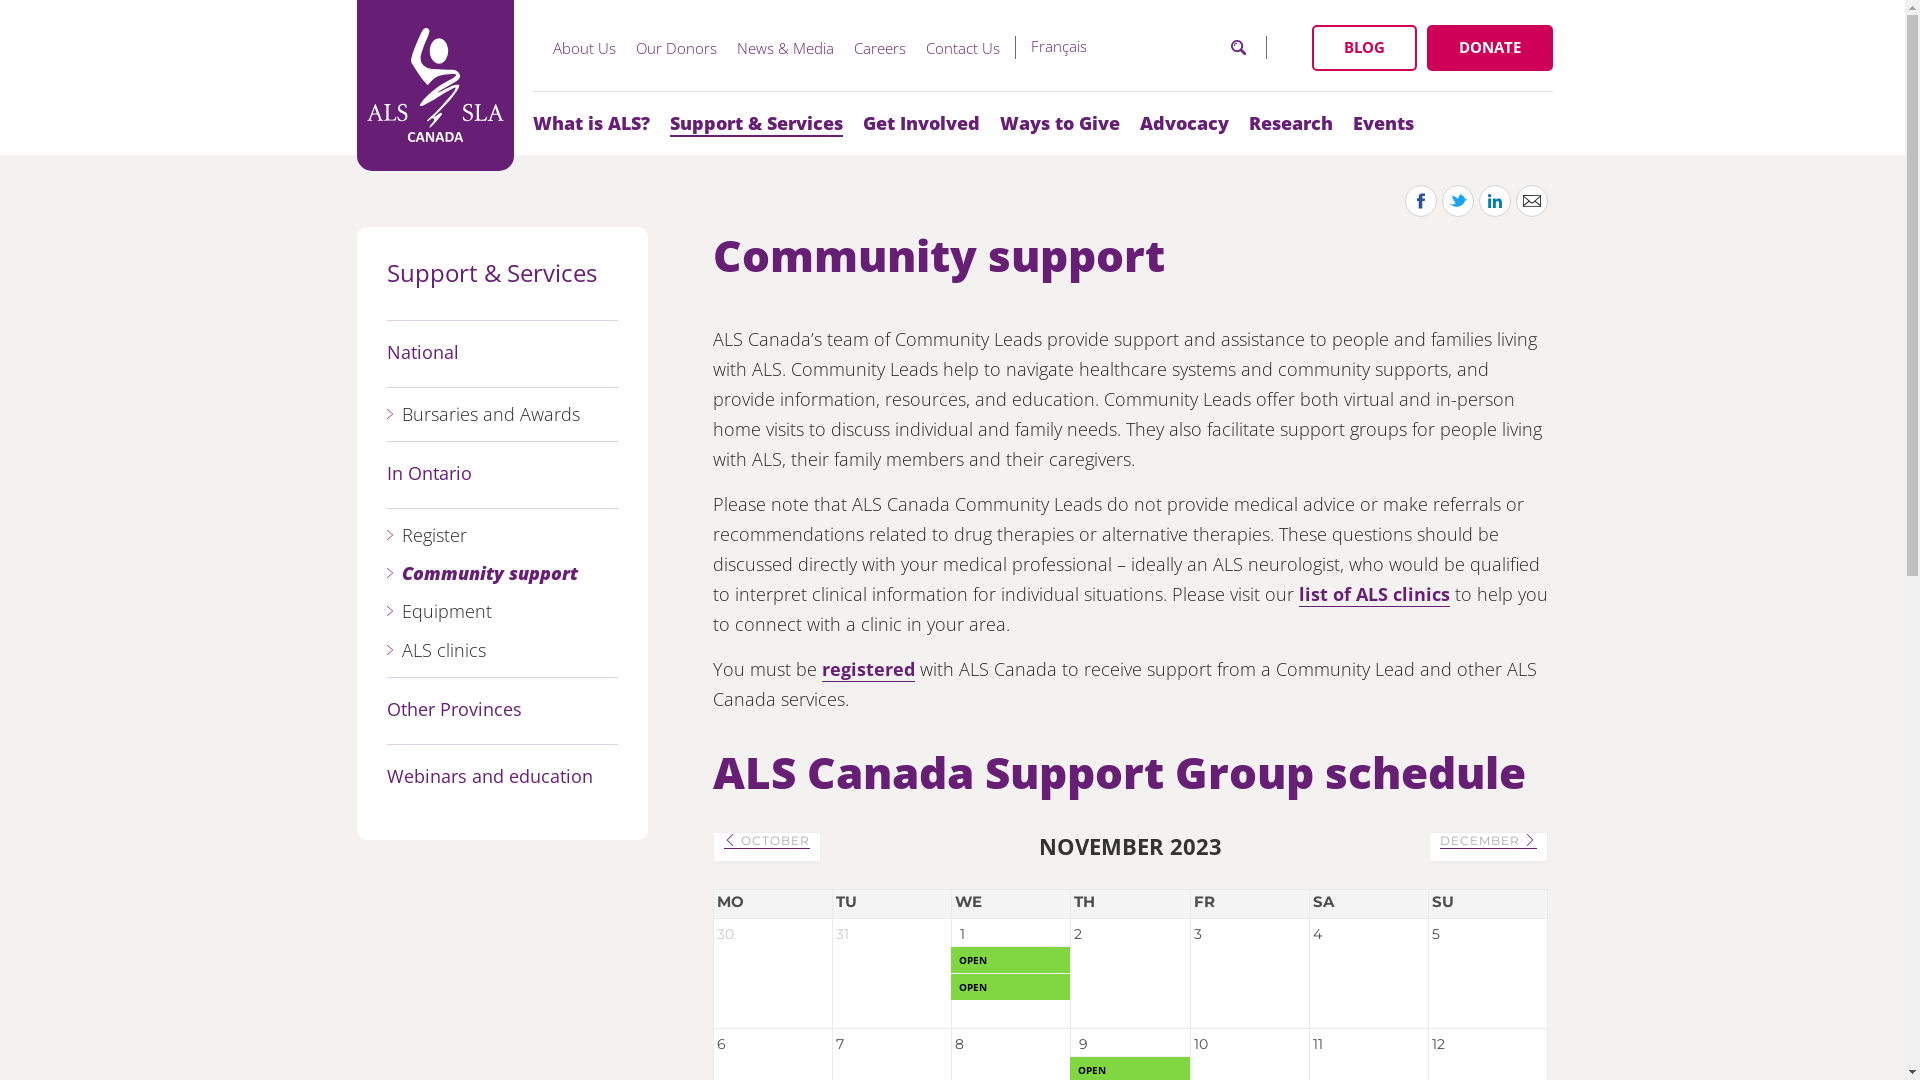  I want to click on 'Share on Twitter', so click(1458, 200).